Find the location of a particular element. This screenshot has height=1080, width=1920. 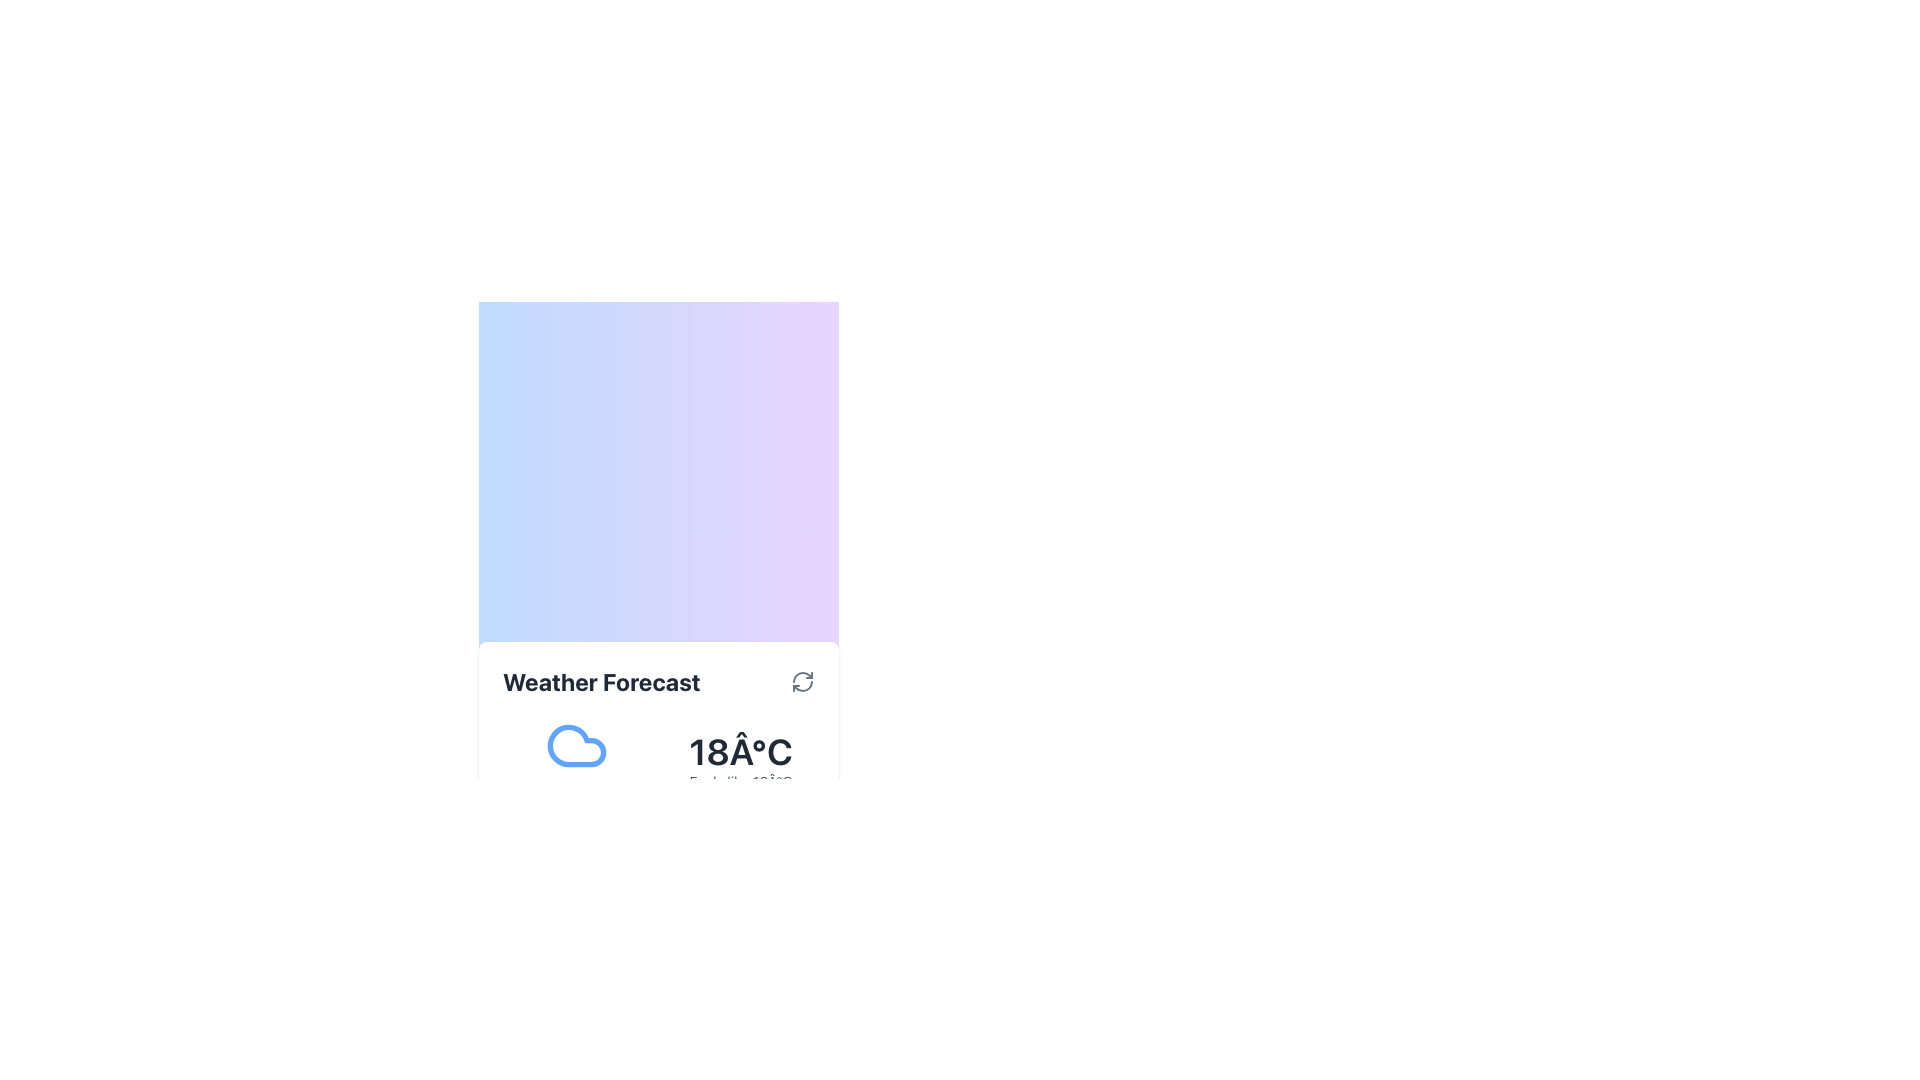

temperature information displayed in the Text Block which shows '18°C' in bold and 'Feels like 16°C' below it is located at coordinates (739, 762).